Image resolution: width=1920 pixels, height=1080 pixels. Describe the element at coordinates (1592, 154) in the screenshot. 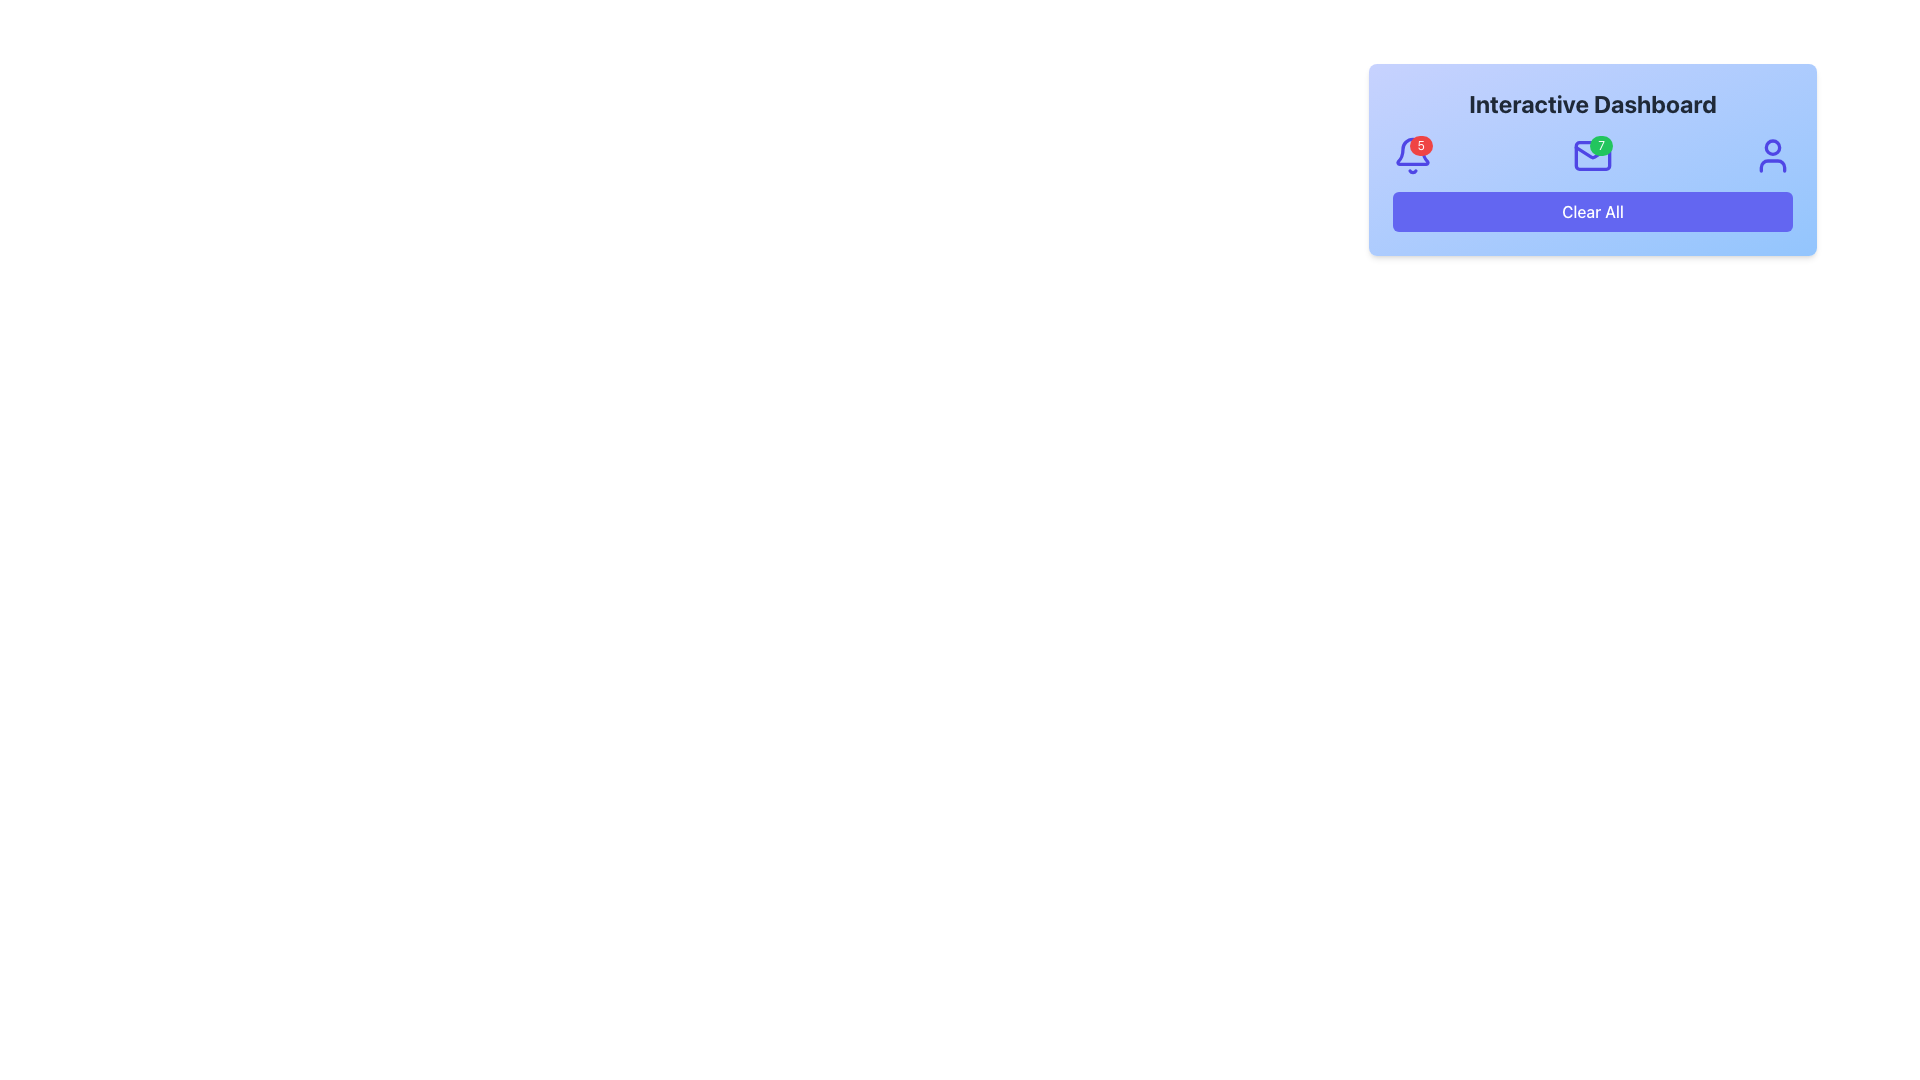

I see `the Notification Badge, which features an indigo envelope icon and a green circular badge with the number '7'` at that location.